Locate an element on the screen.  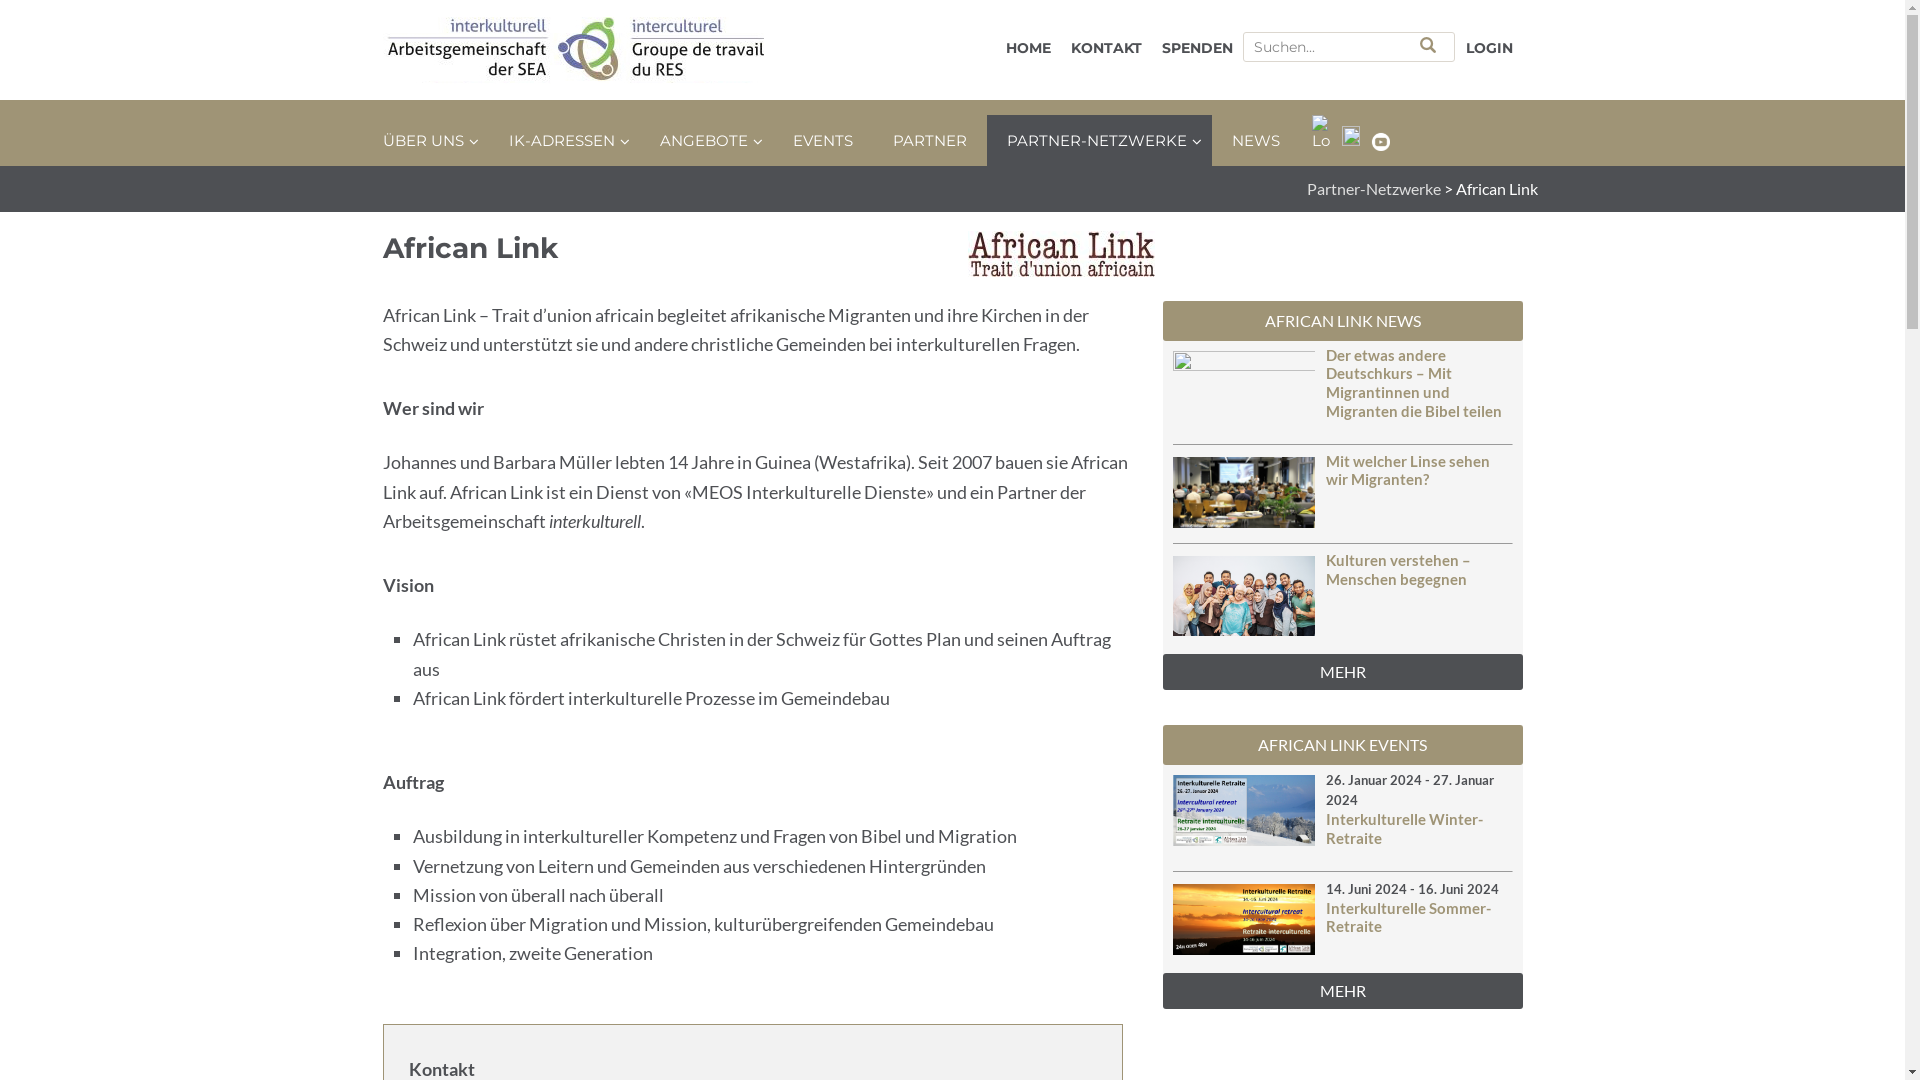
'KONTAKT' is located at coordinates (1104, 46).